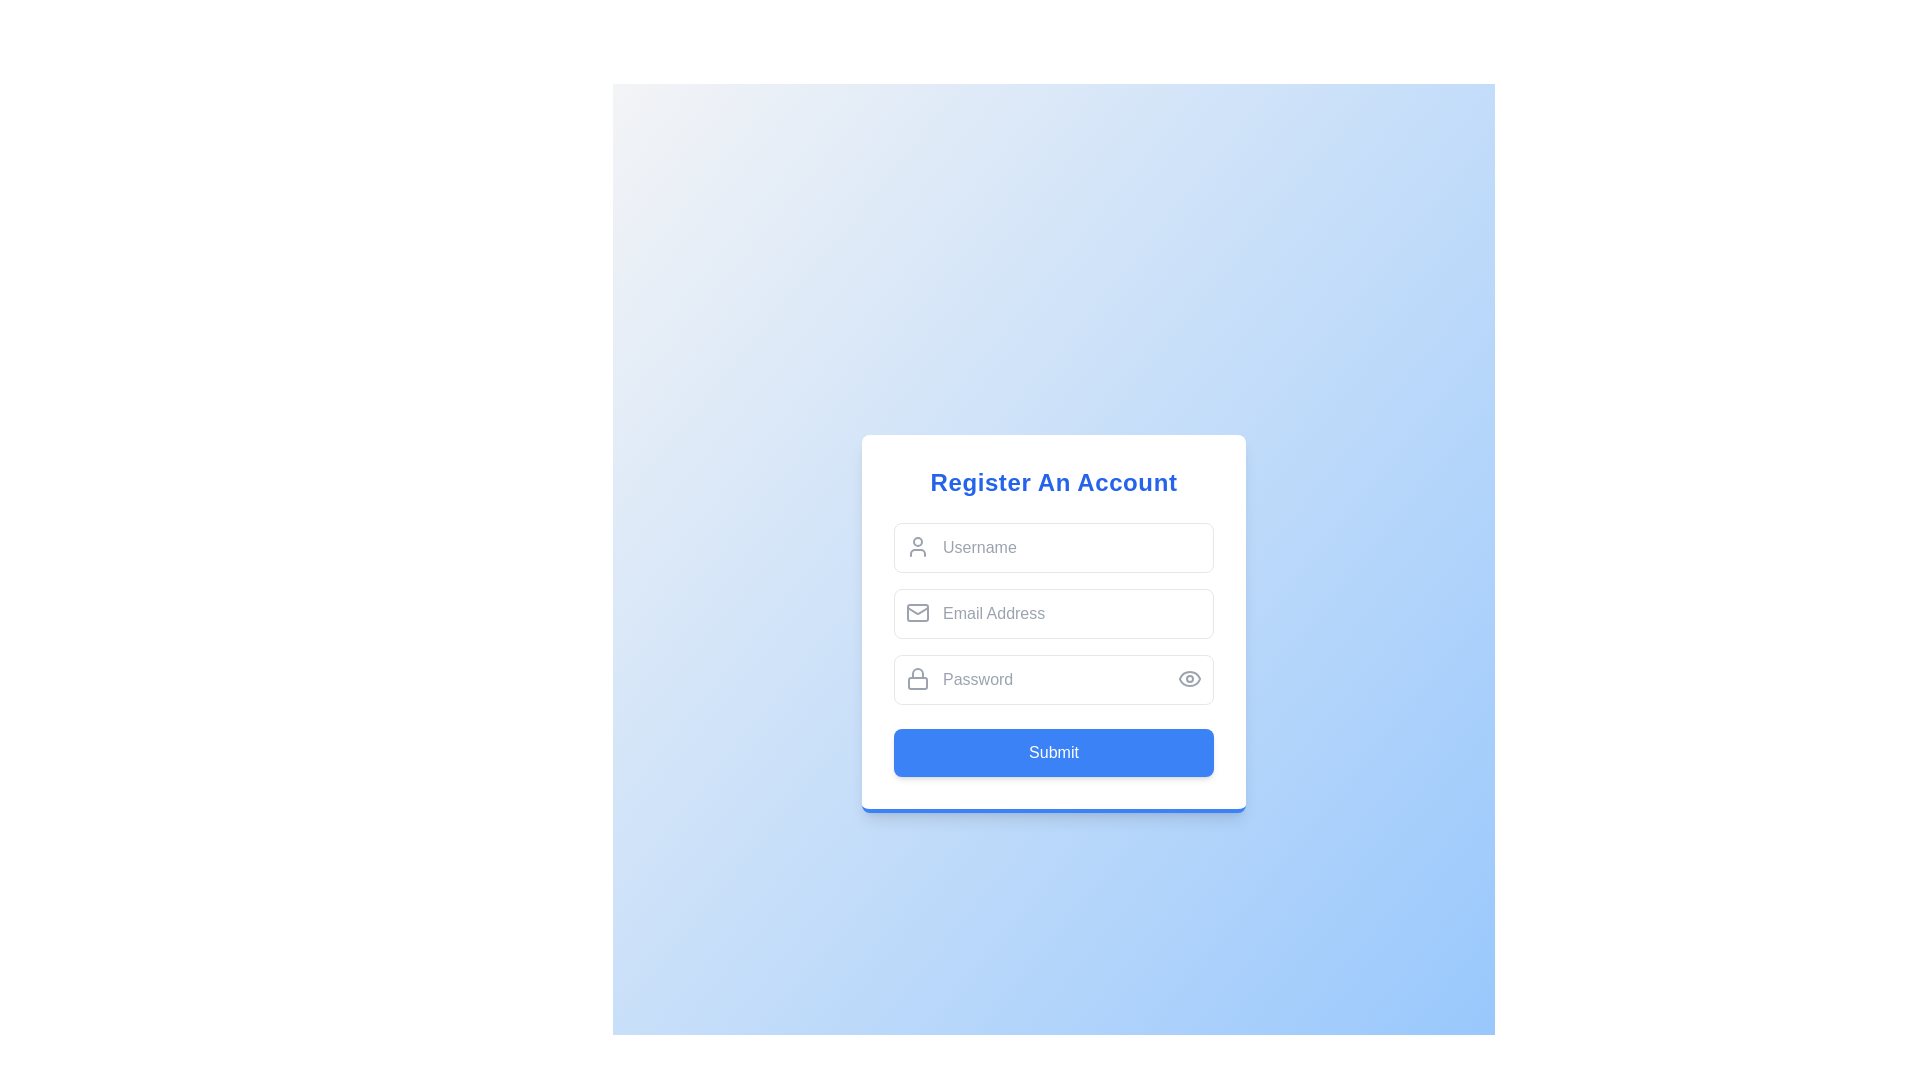 The height and width of the screenshot is (1080, 1920). I want to click on the rectangular body of the padlock icon located beside the password input field, so click(916, 682).